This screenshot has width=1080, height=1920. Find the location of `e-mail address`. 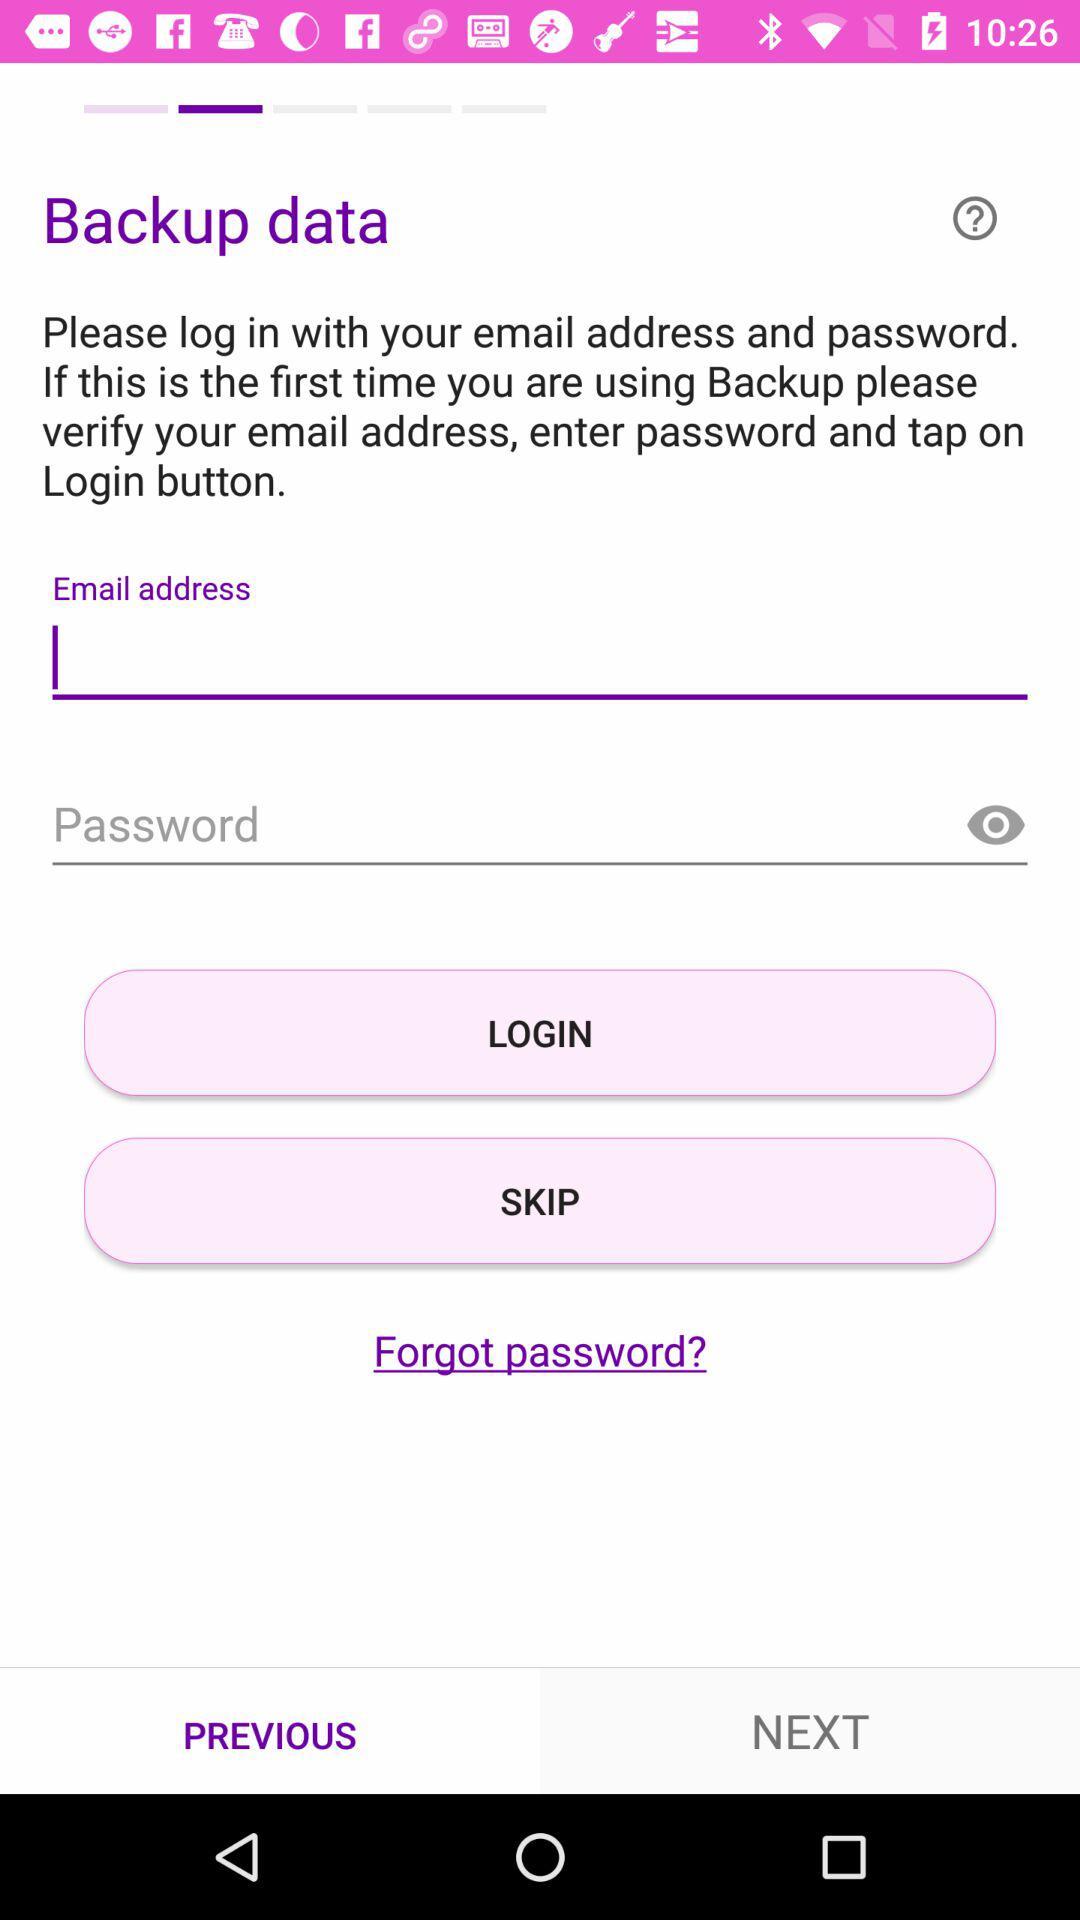

e-mail address is located at coordinates (540, 658).